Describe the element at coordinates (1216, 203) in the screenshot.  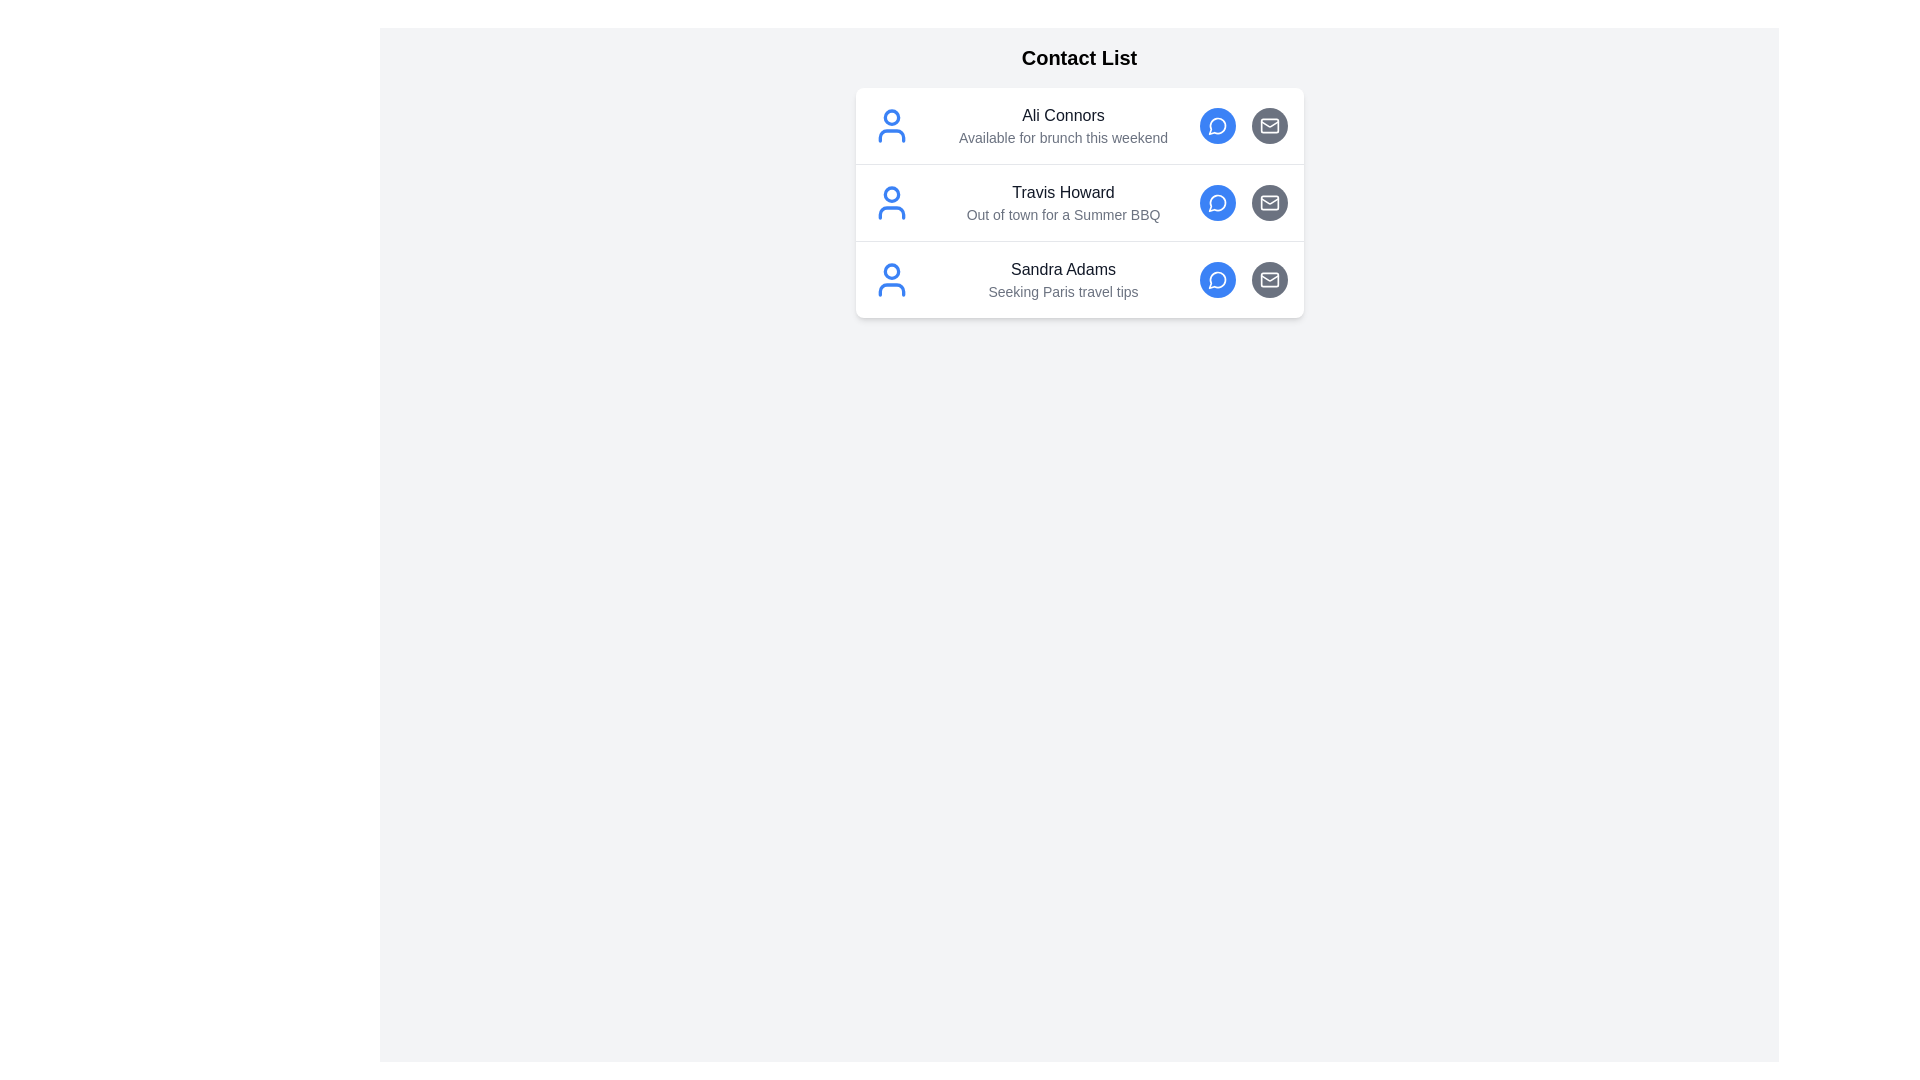
I see `the chat icon within the button located to the right of 'Travis Howard'` at that location.